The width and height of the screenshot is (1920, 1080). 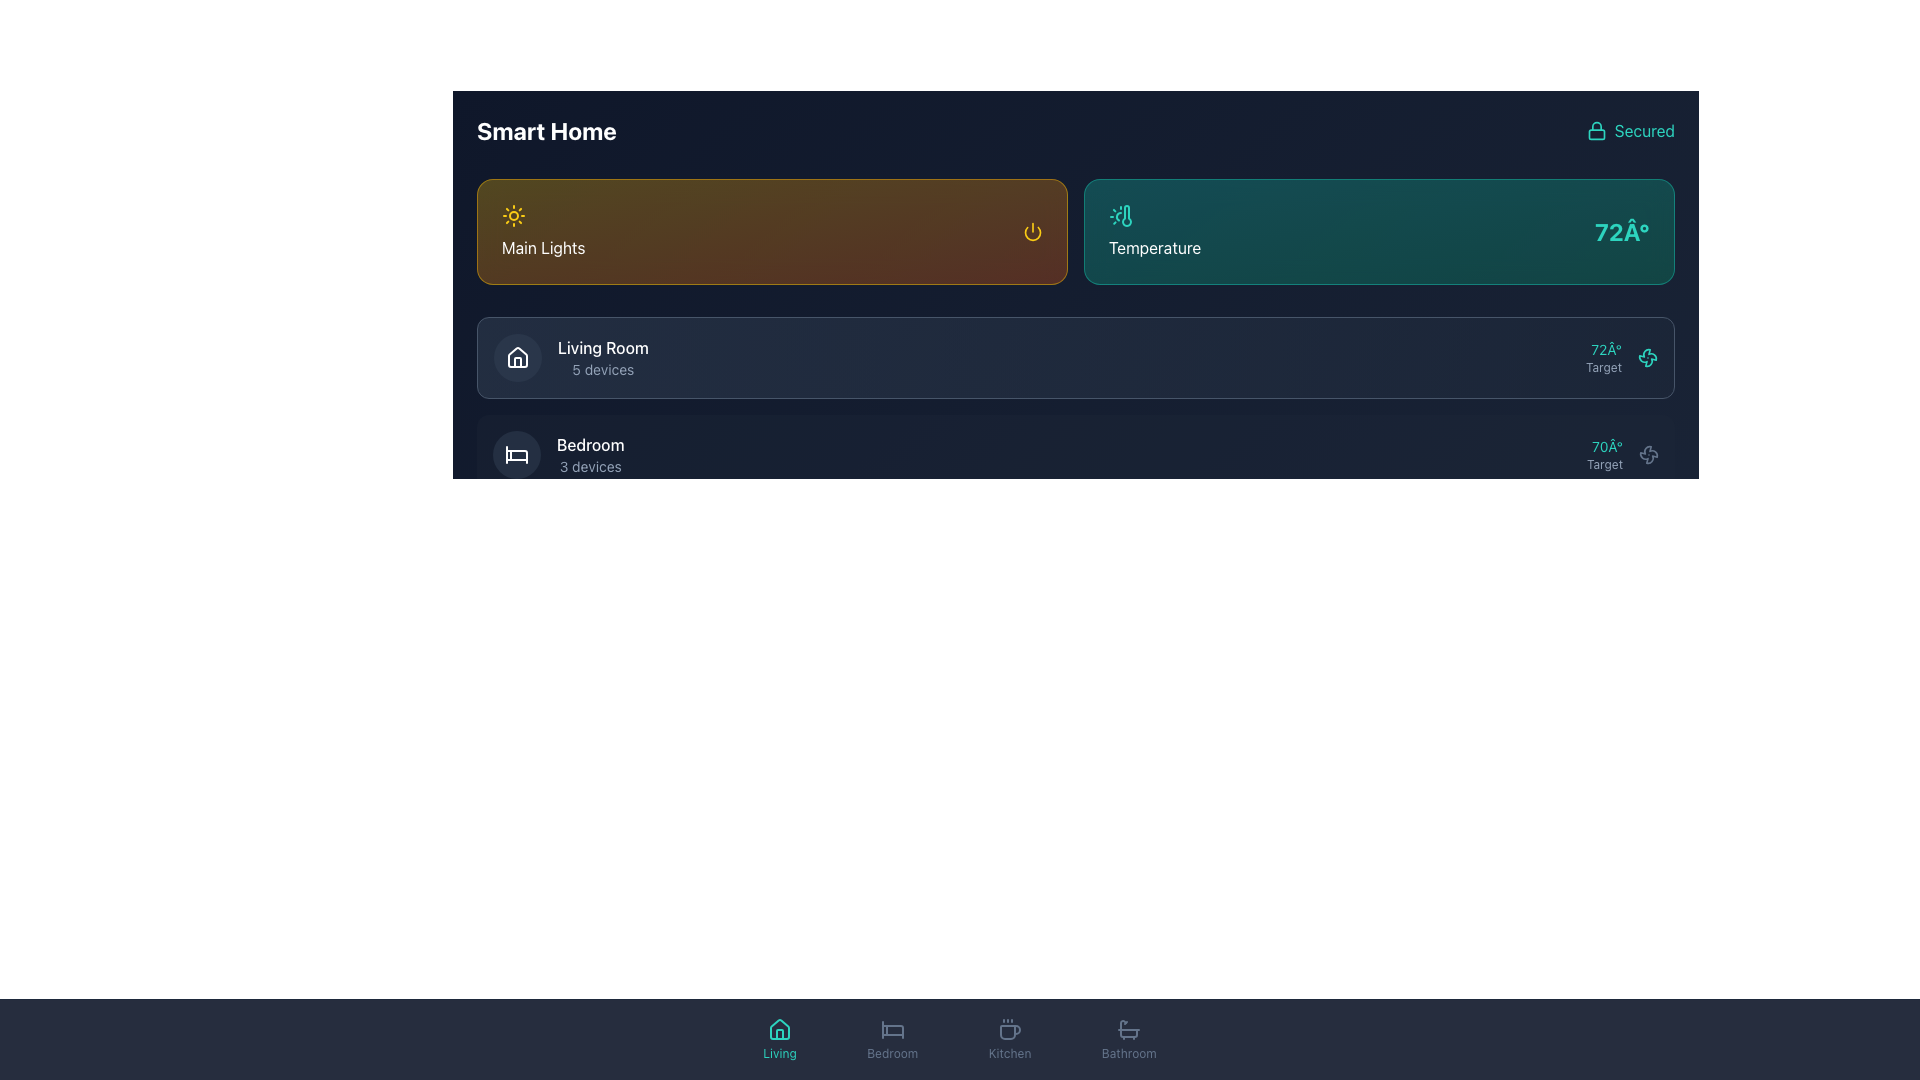 I want to click on the smart home lights control card located in the left slot of the two-column grid, so click(x=771, y=230).